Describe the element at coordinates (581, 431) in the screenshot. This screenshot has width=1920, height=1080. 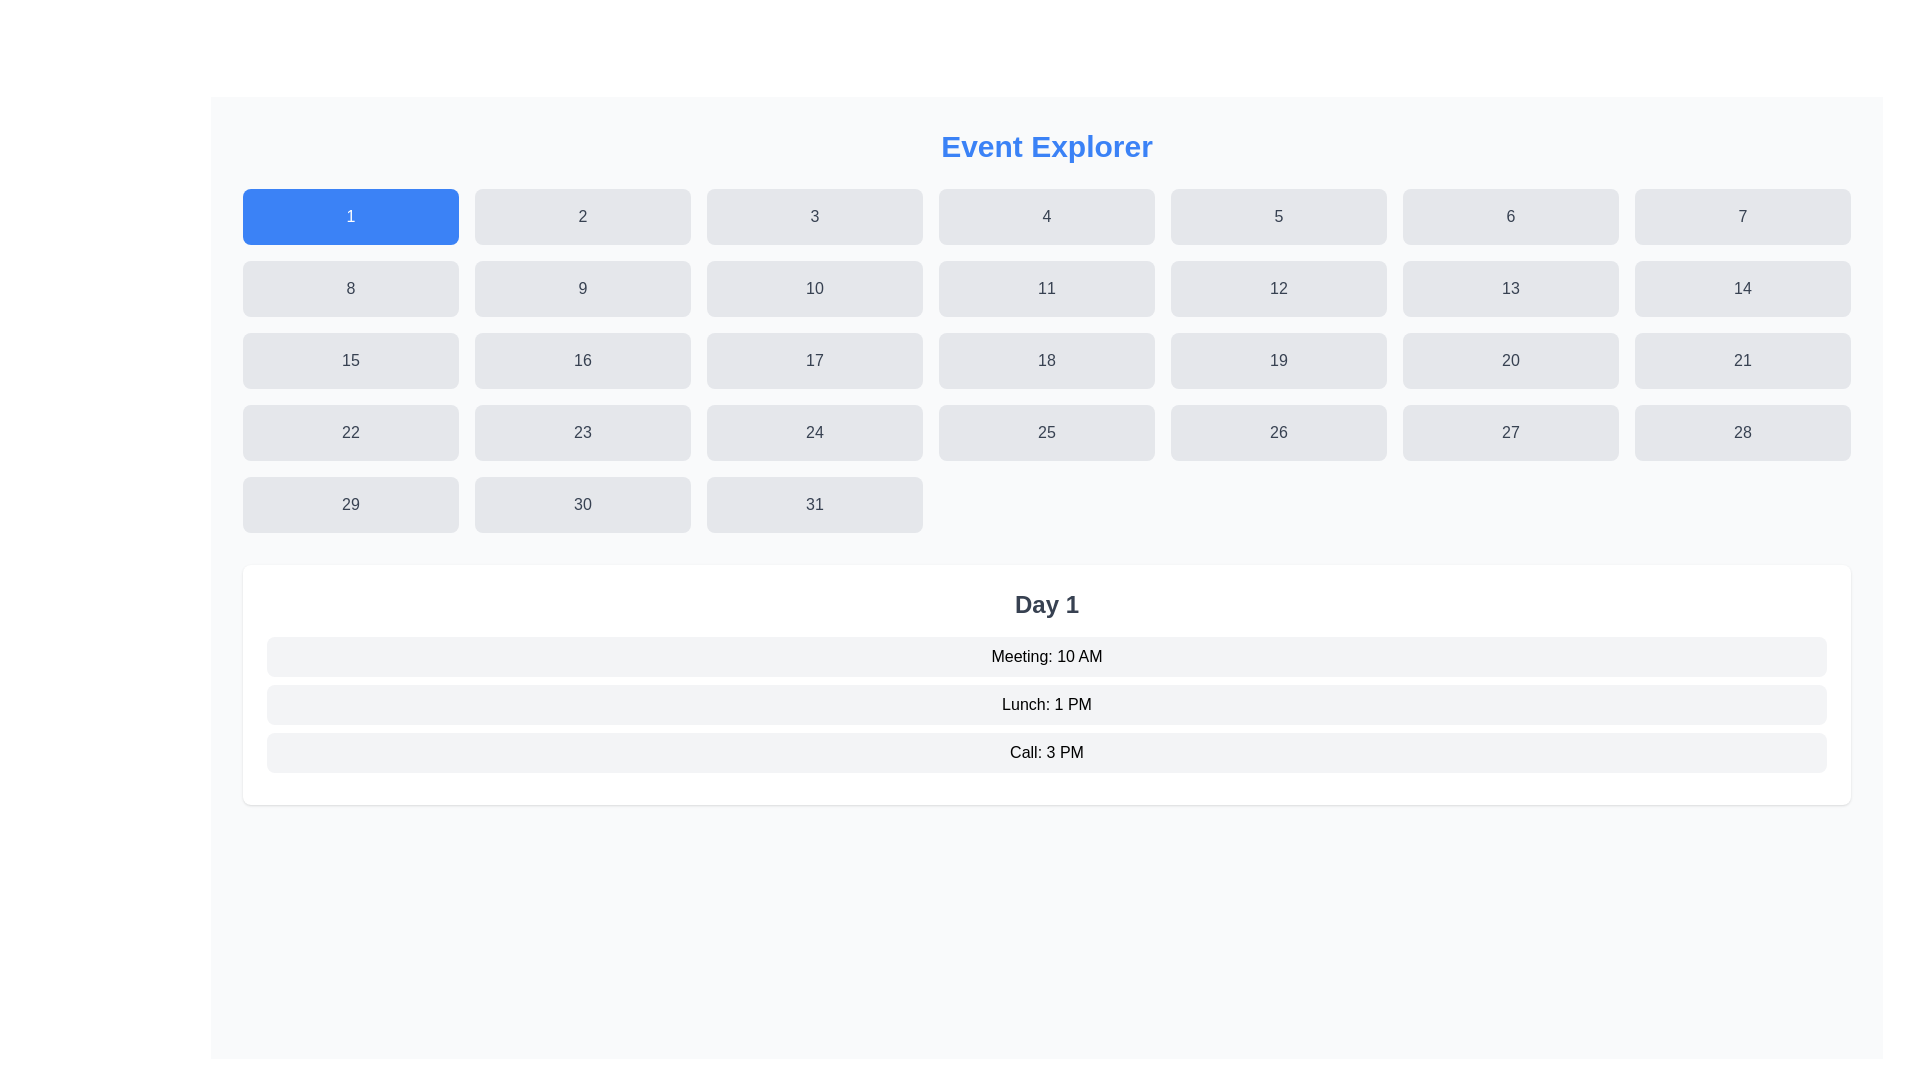
I see `the selectable day button in the calendar grid that represents the day '23'` at that location.